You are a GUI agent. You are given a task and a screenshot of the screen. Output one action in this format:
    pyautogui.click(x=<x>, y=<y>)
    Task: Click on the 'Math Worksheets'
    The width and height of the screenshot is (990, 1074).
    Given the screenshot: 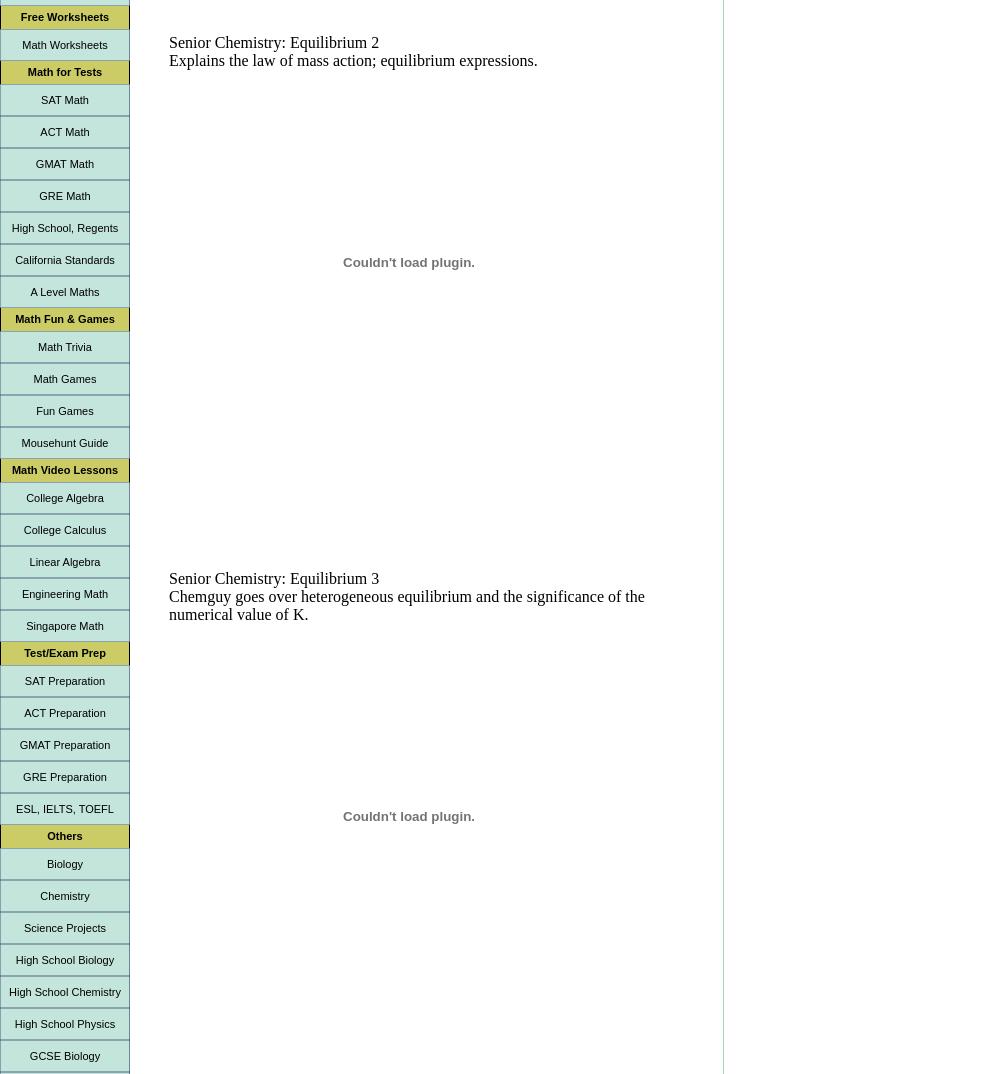 What is the action you would take?
    pyautogui.click(x=64, y=44)
    